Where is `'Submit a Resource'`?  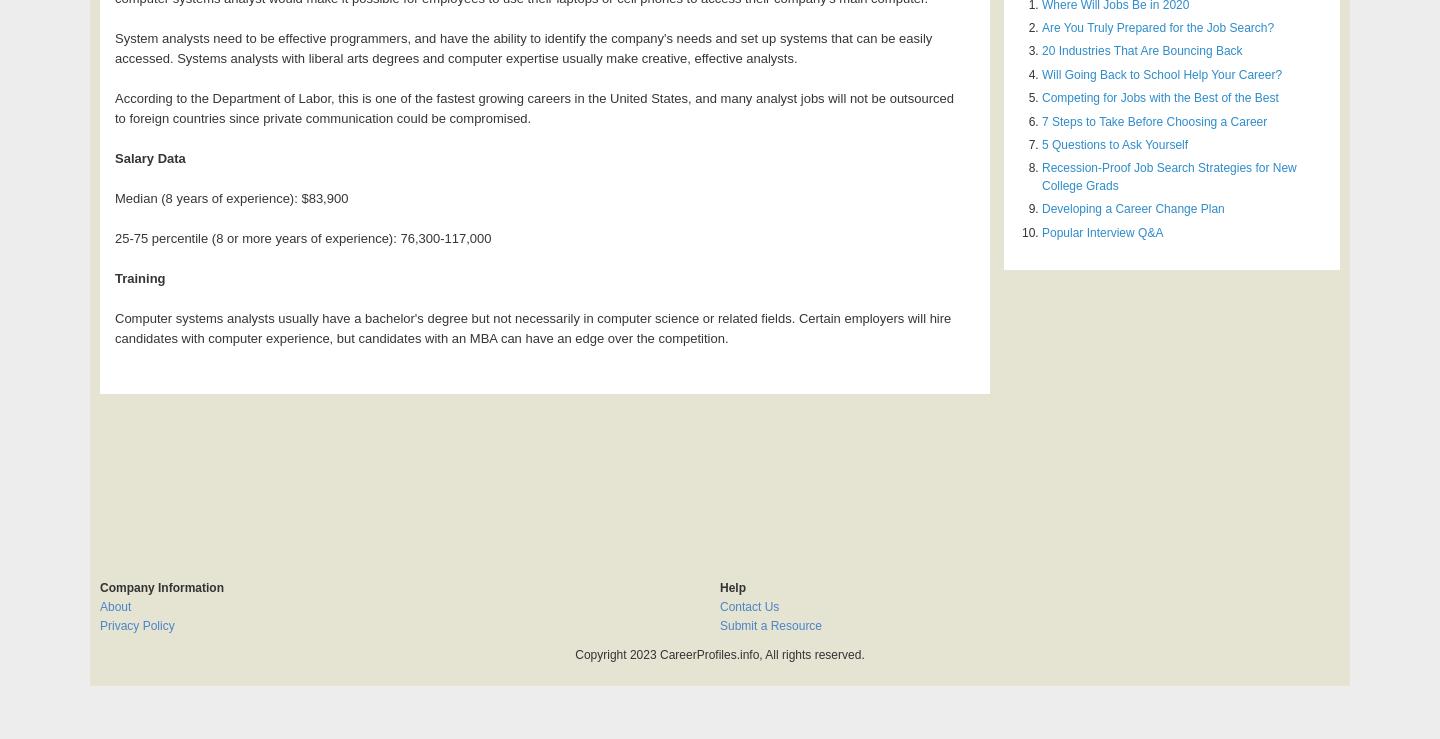
'Submit a Resource' is located at coordinates (769, 625).